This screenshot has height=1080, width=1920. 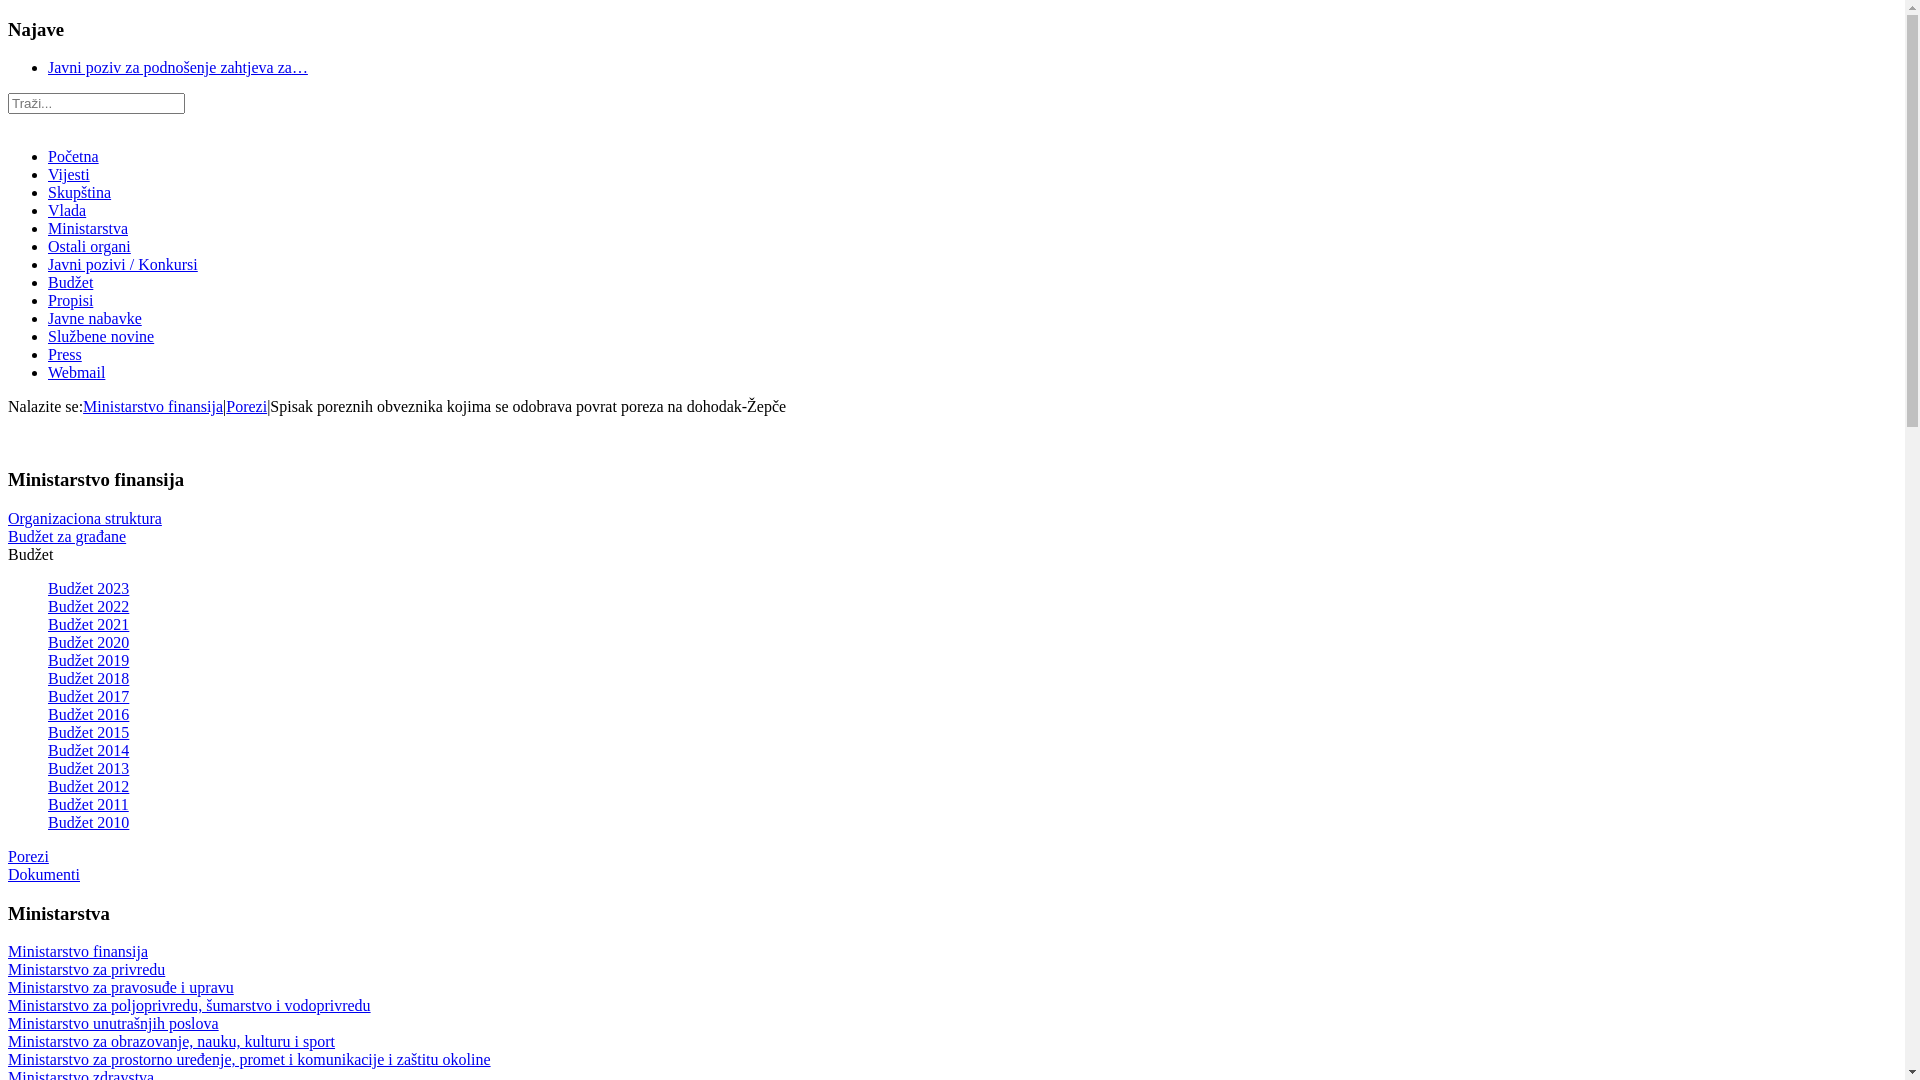 What do you see at coordinates (84, 517) in the screenshot?
I see `'Organizaciona struktura'` at bounding box center [84, 517].